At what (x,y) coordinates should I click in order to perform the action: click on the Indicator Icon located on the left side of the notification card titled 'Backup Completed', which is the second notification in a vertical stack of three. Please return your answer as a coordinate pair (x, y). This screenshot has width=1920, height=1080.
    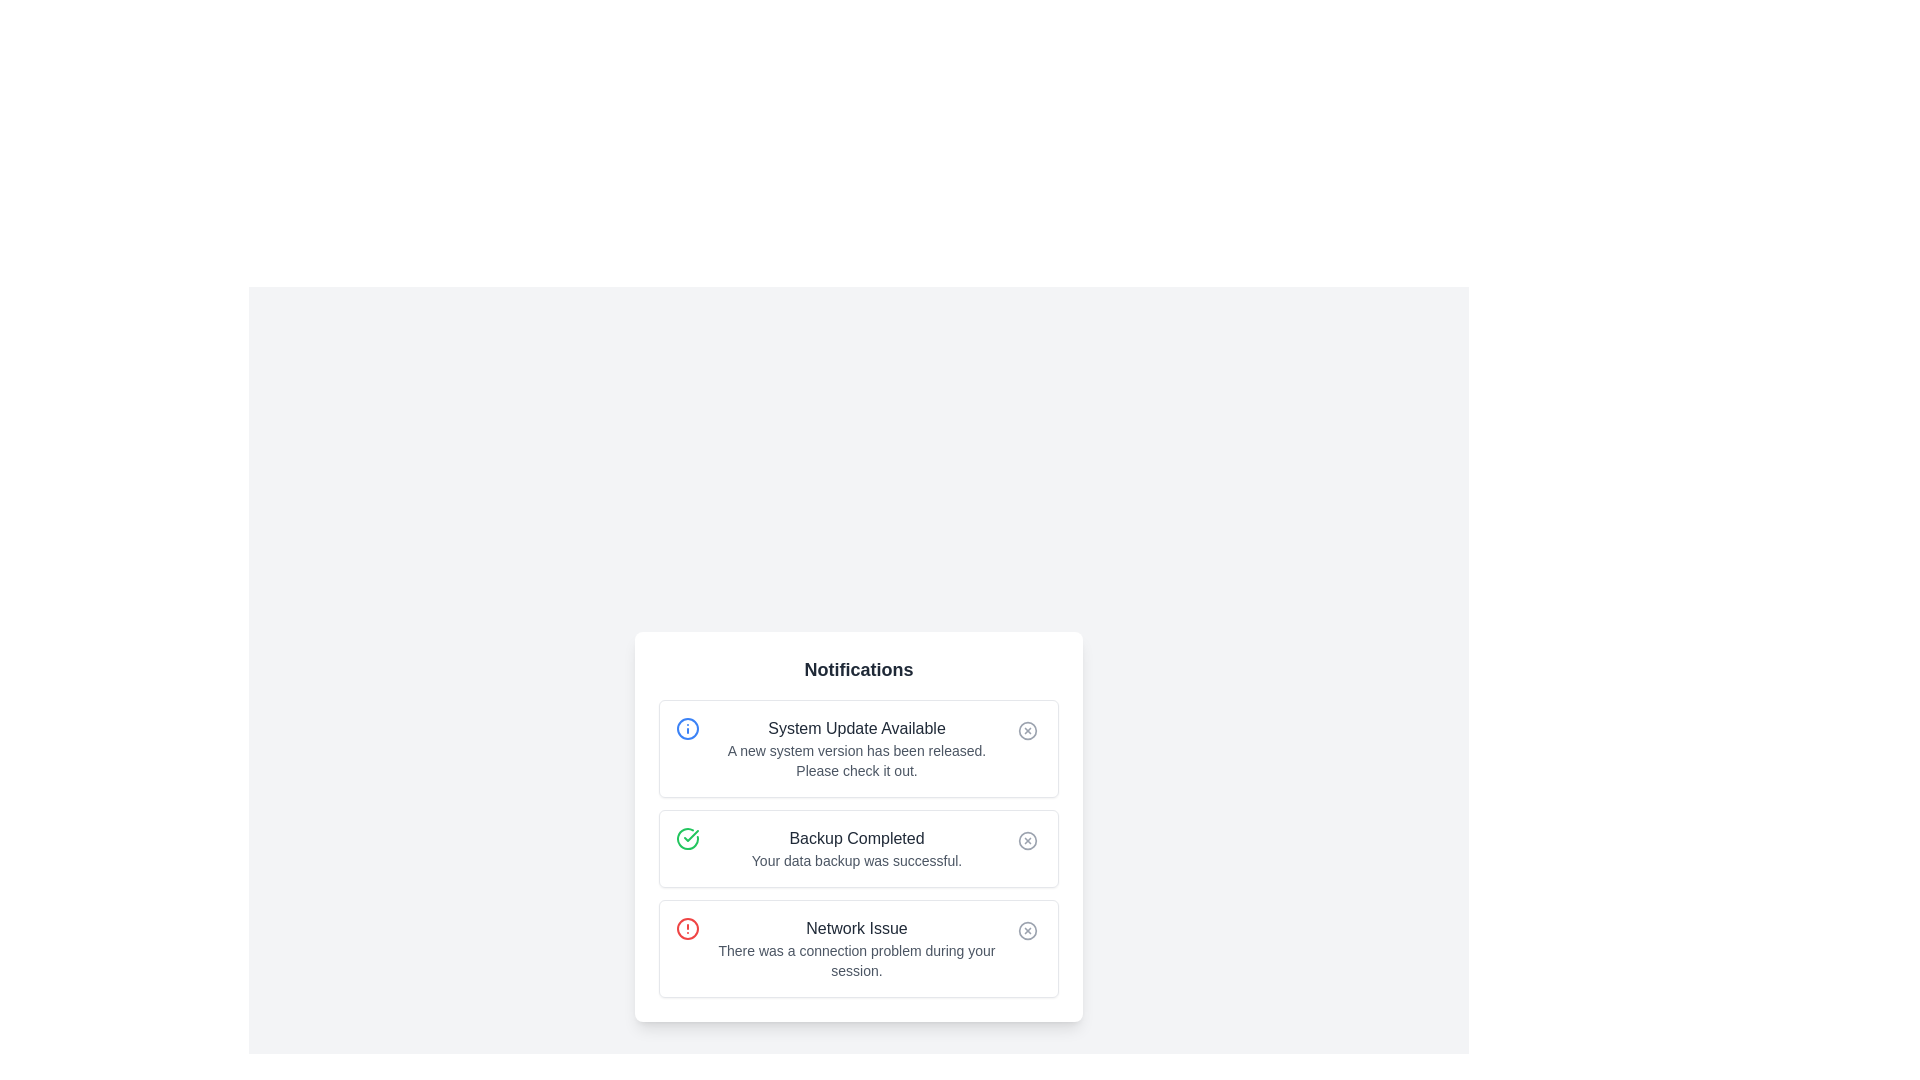
    Looking at the image, I should click on (687, 839).